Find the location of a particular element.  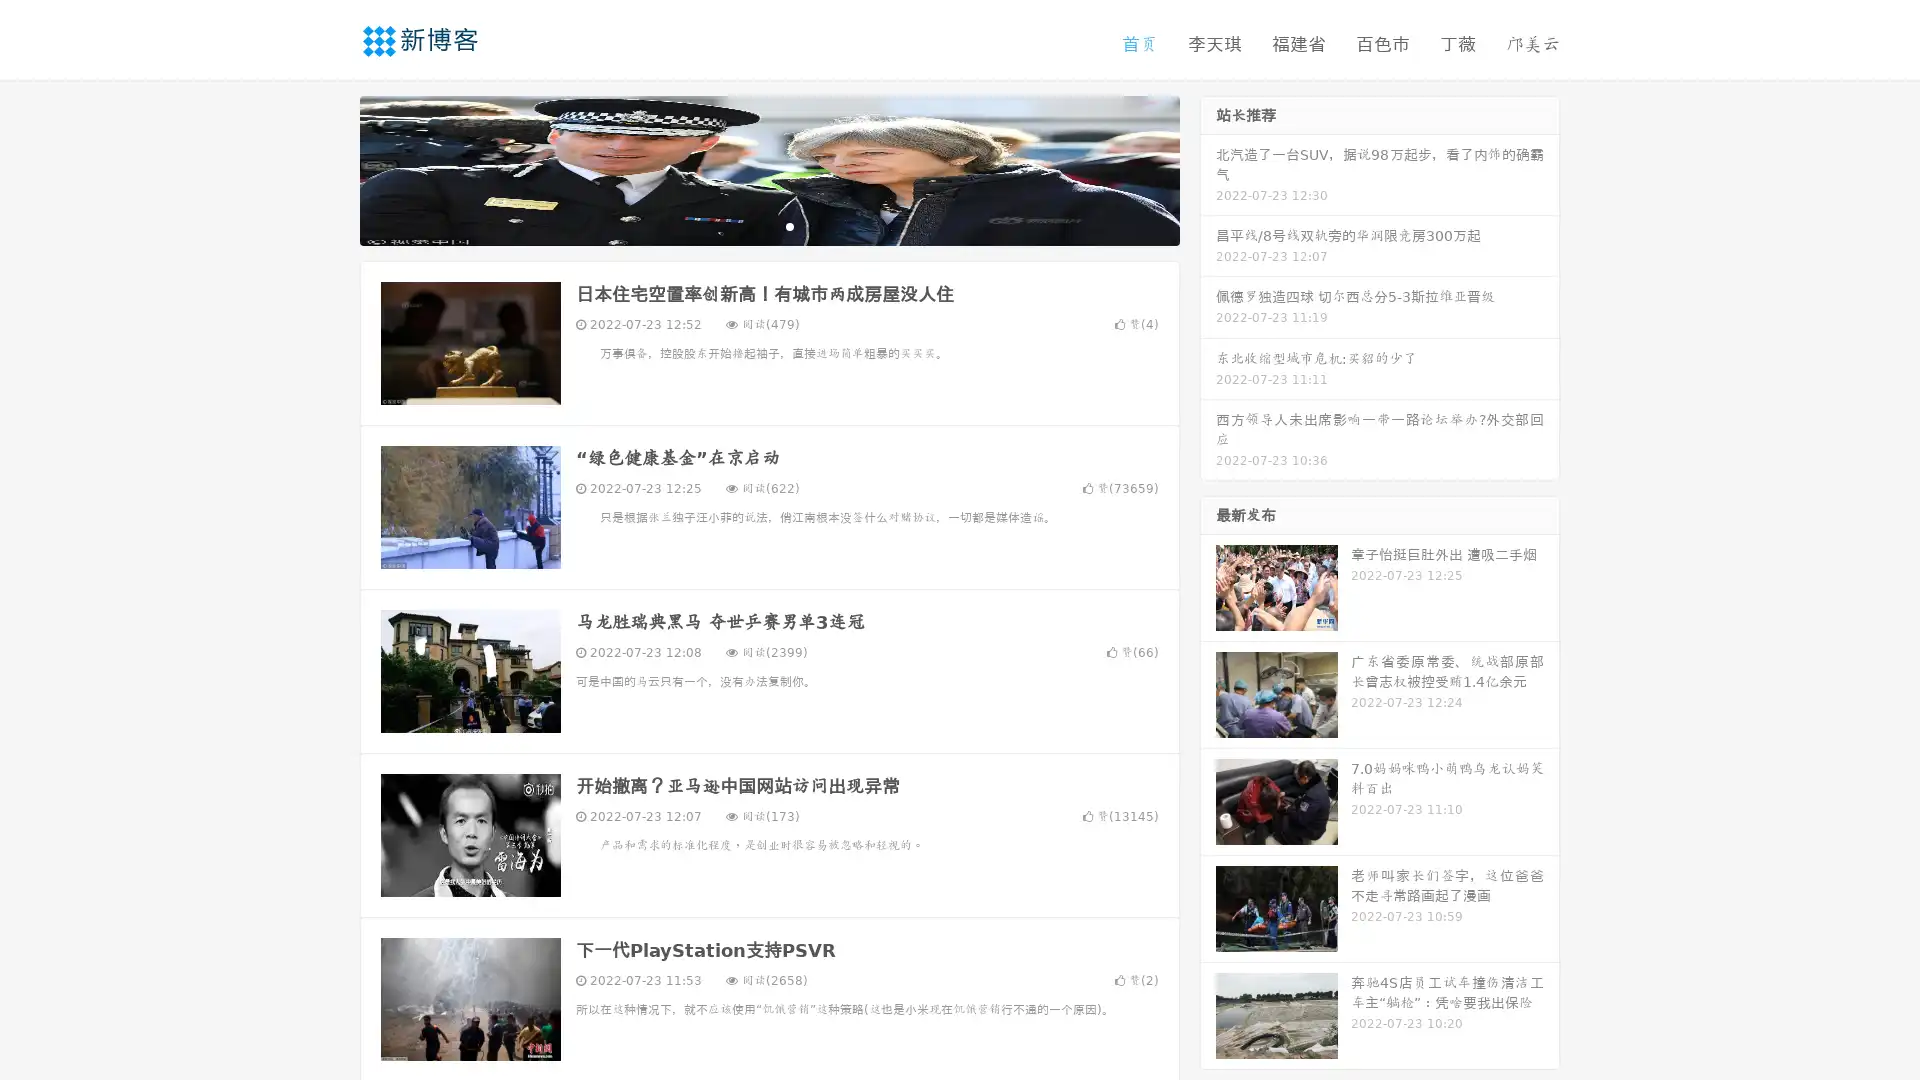

Go to slide 1 is located at coordinates (748, 225).